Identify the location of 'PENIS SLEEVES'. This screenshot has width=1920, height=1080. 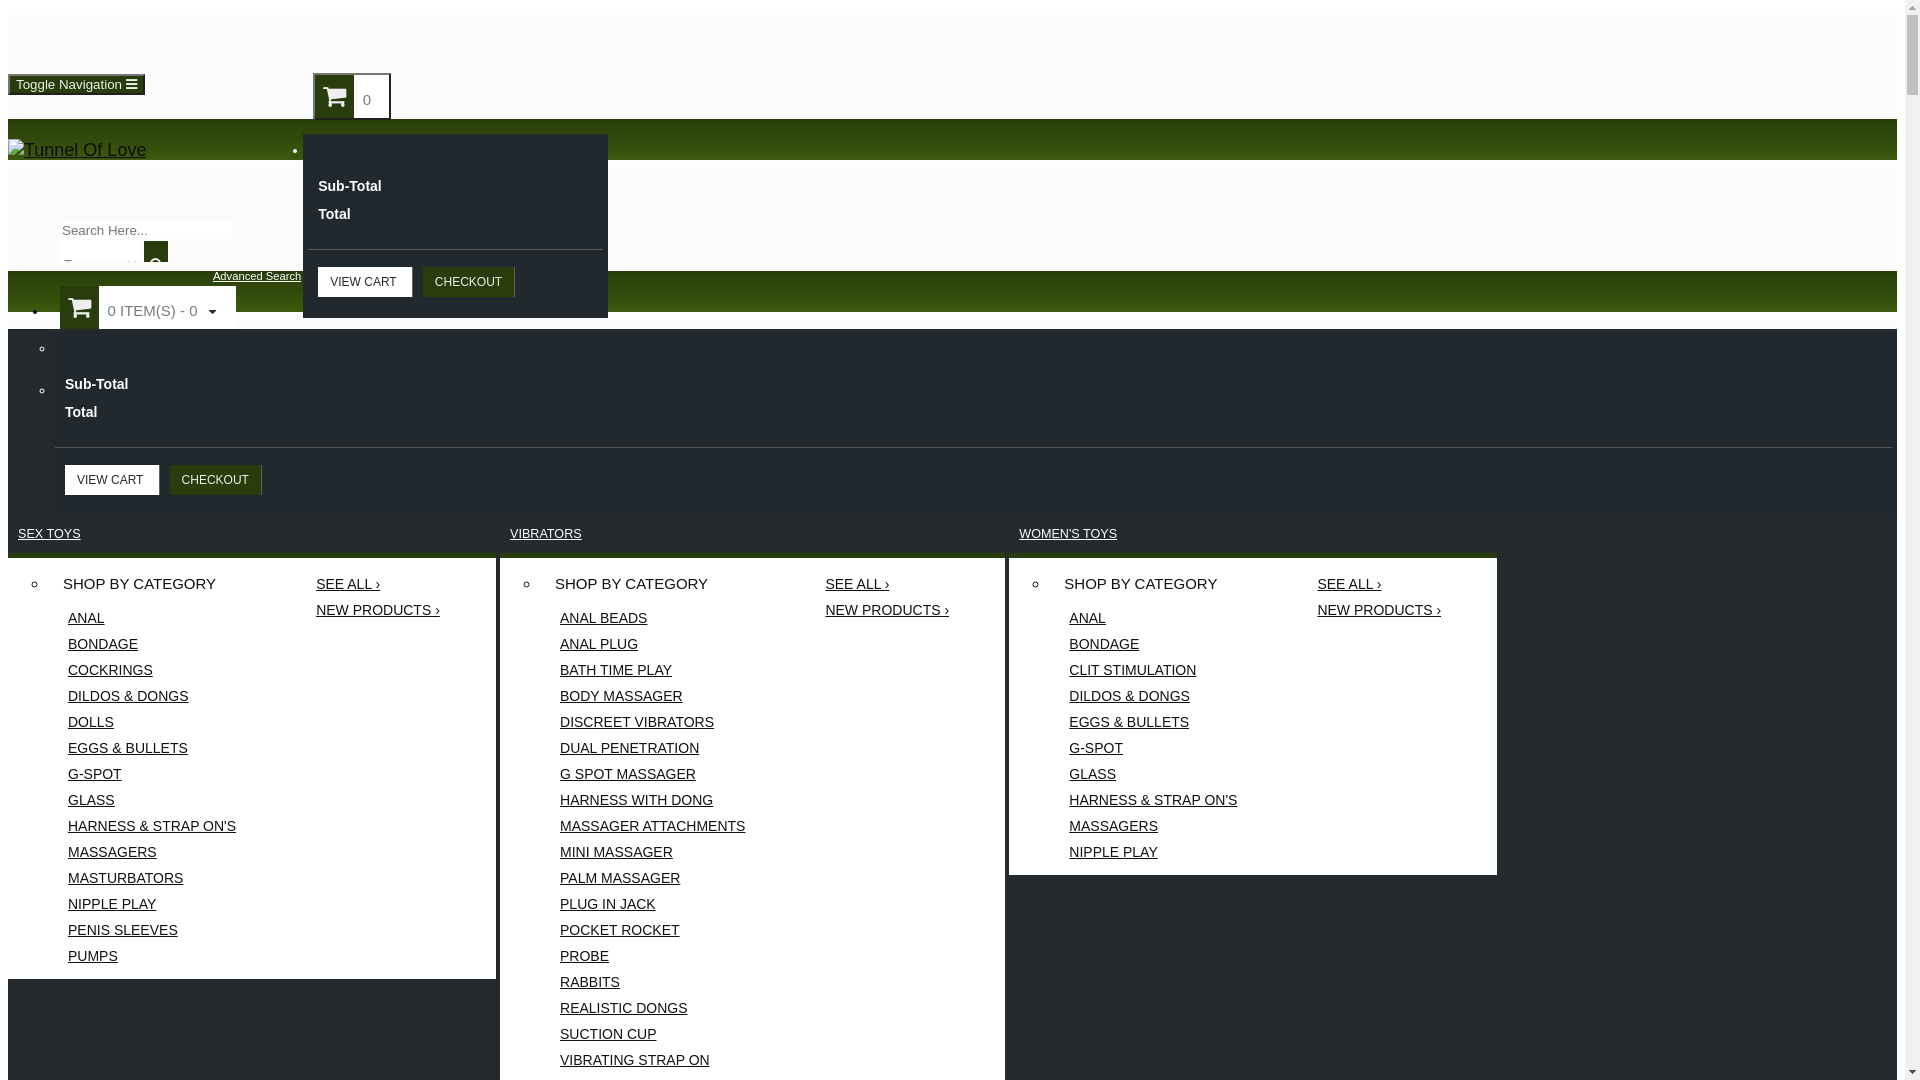
(151, 929).